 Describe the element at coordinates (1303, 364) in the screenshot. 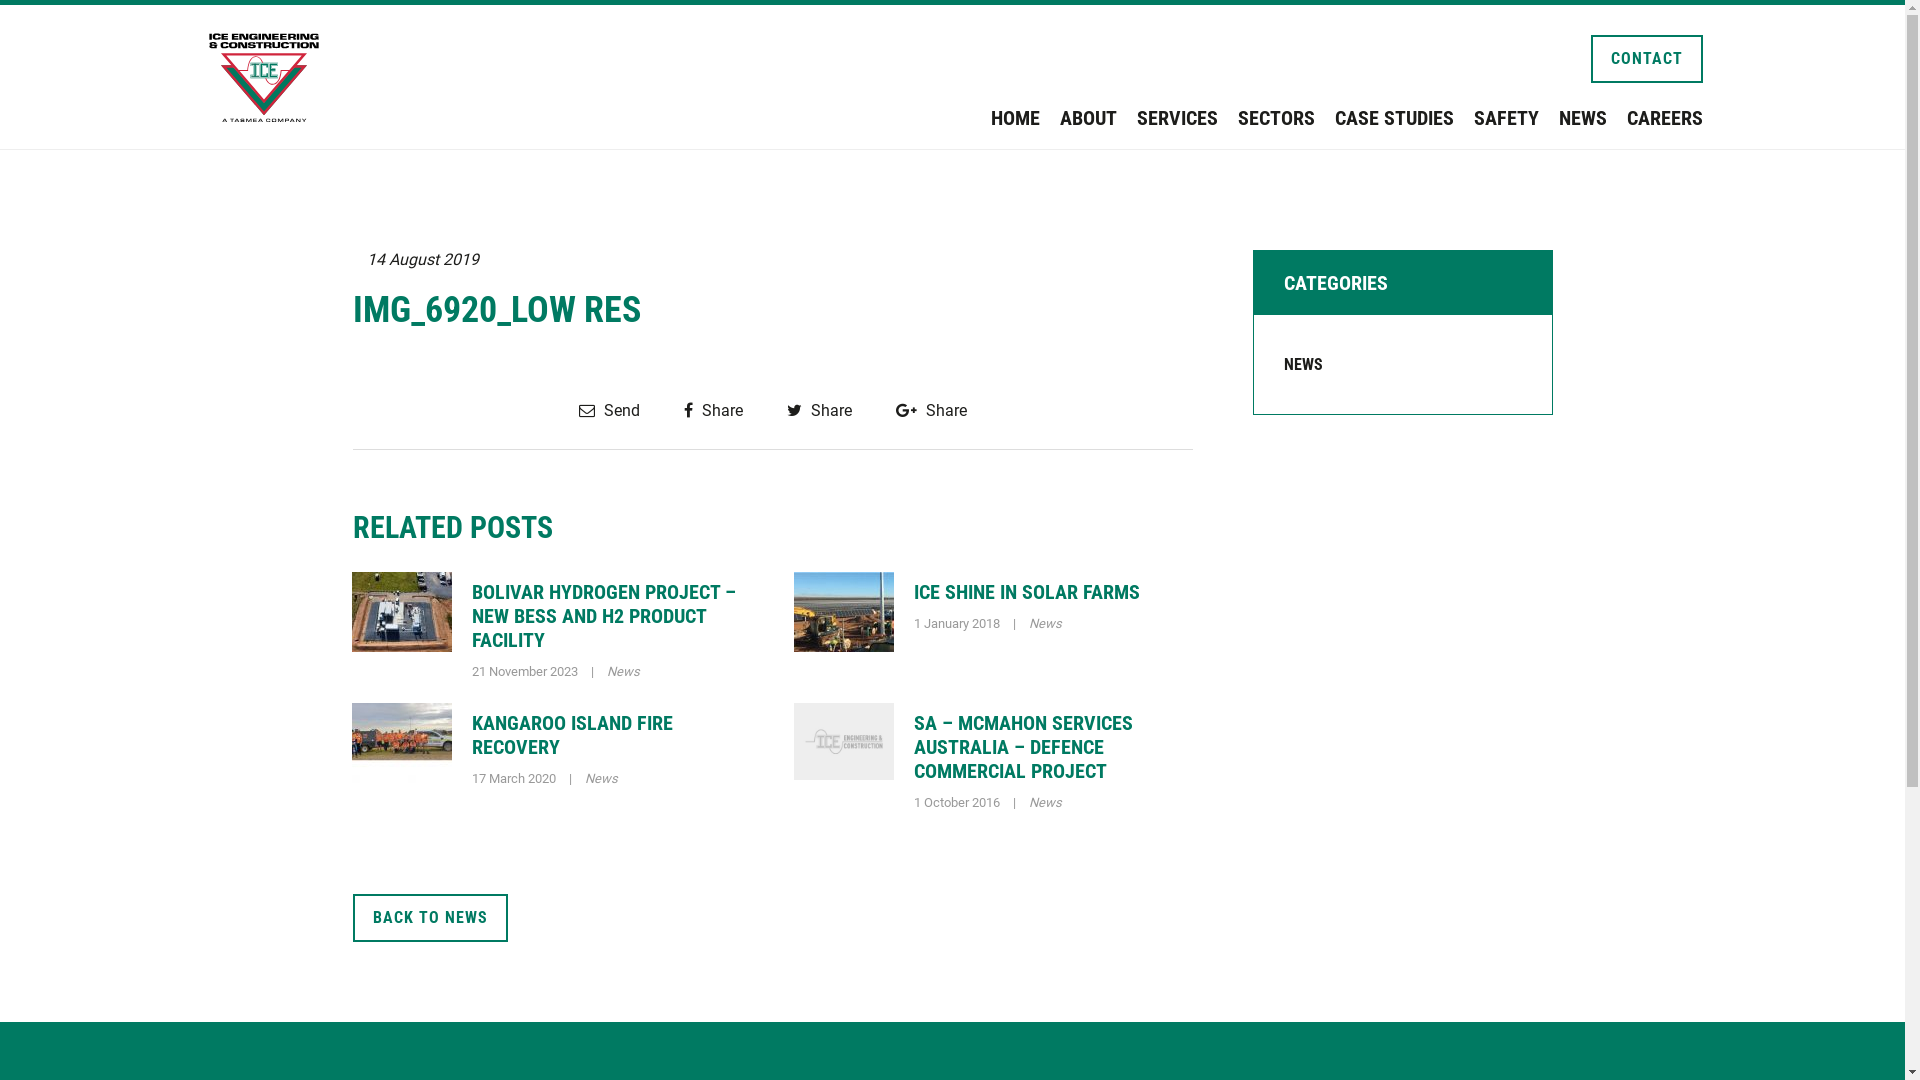

I see `'NEWS'` at that location.